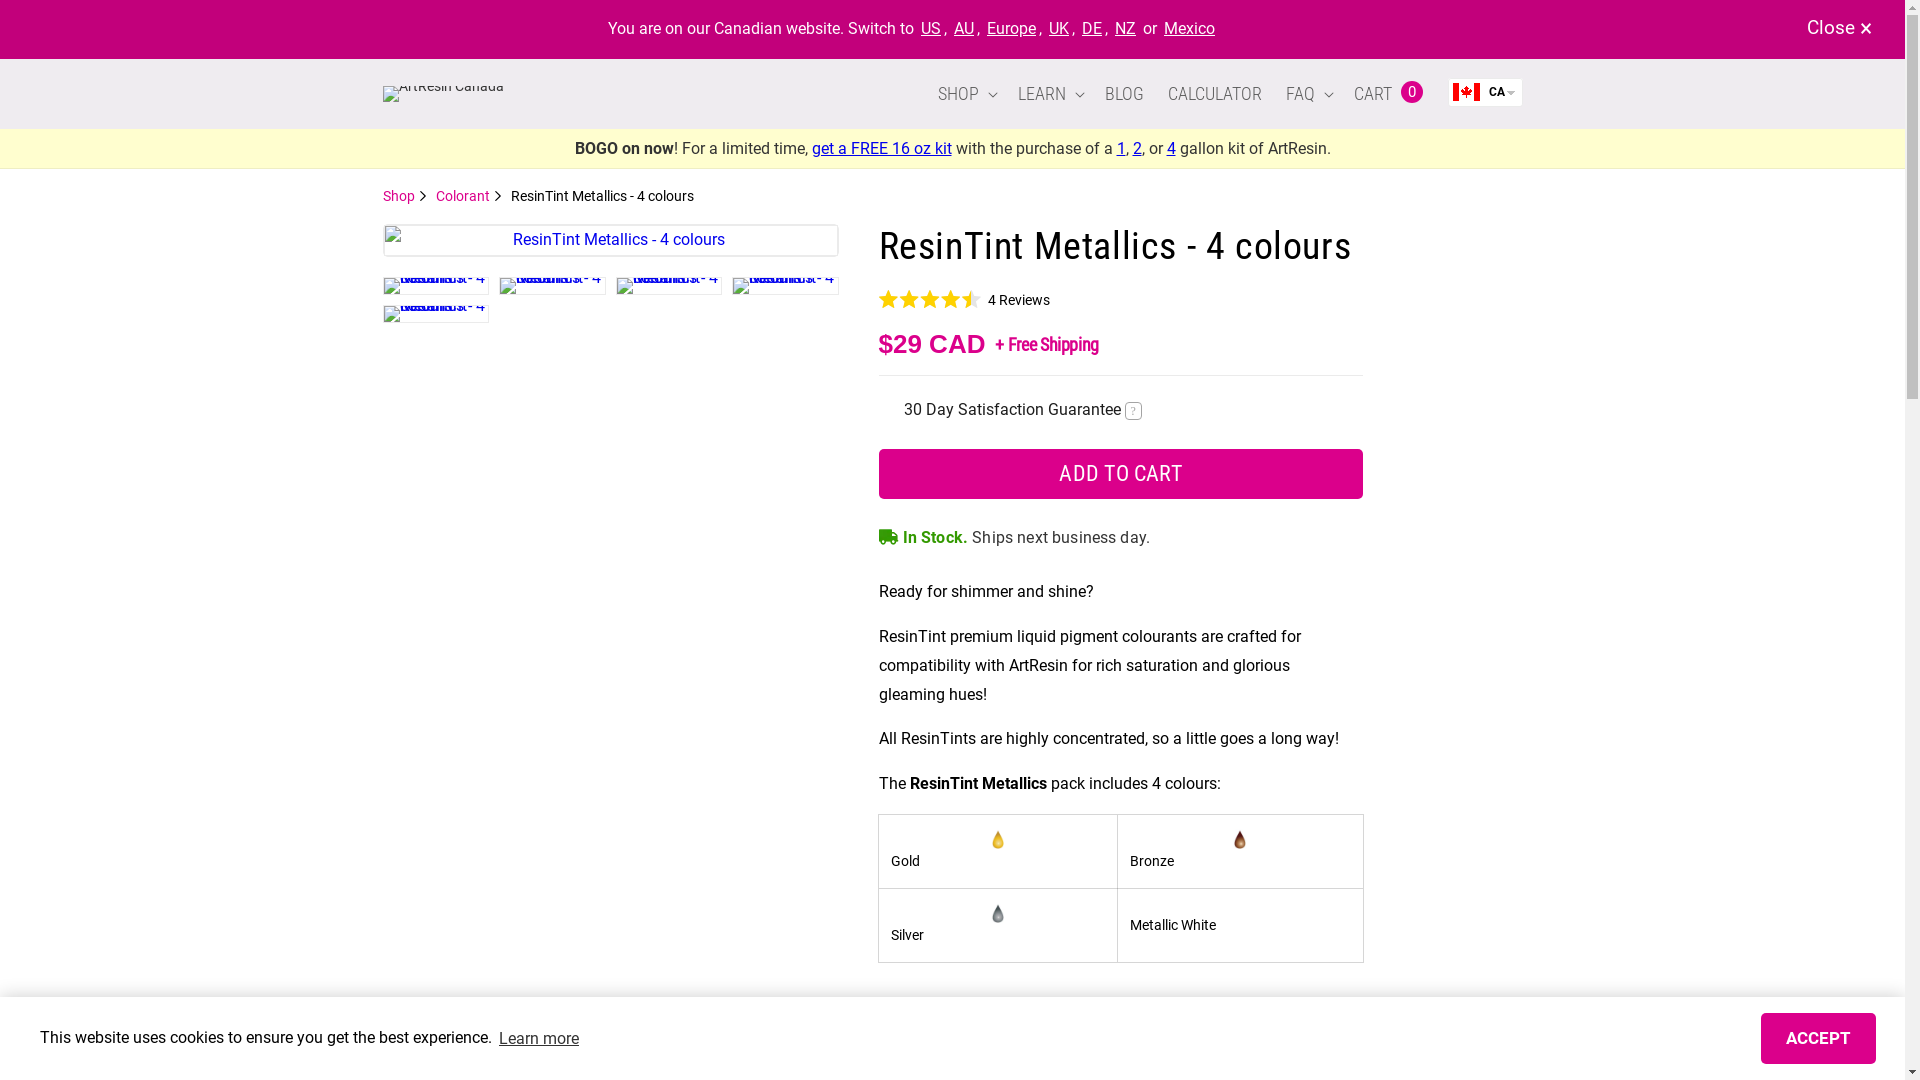  I want to click on 'Europe', so click(1011, 28).